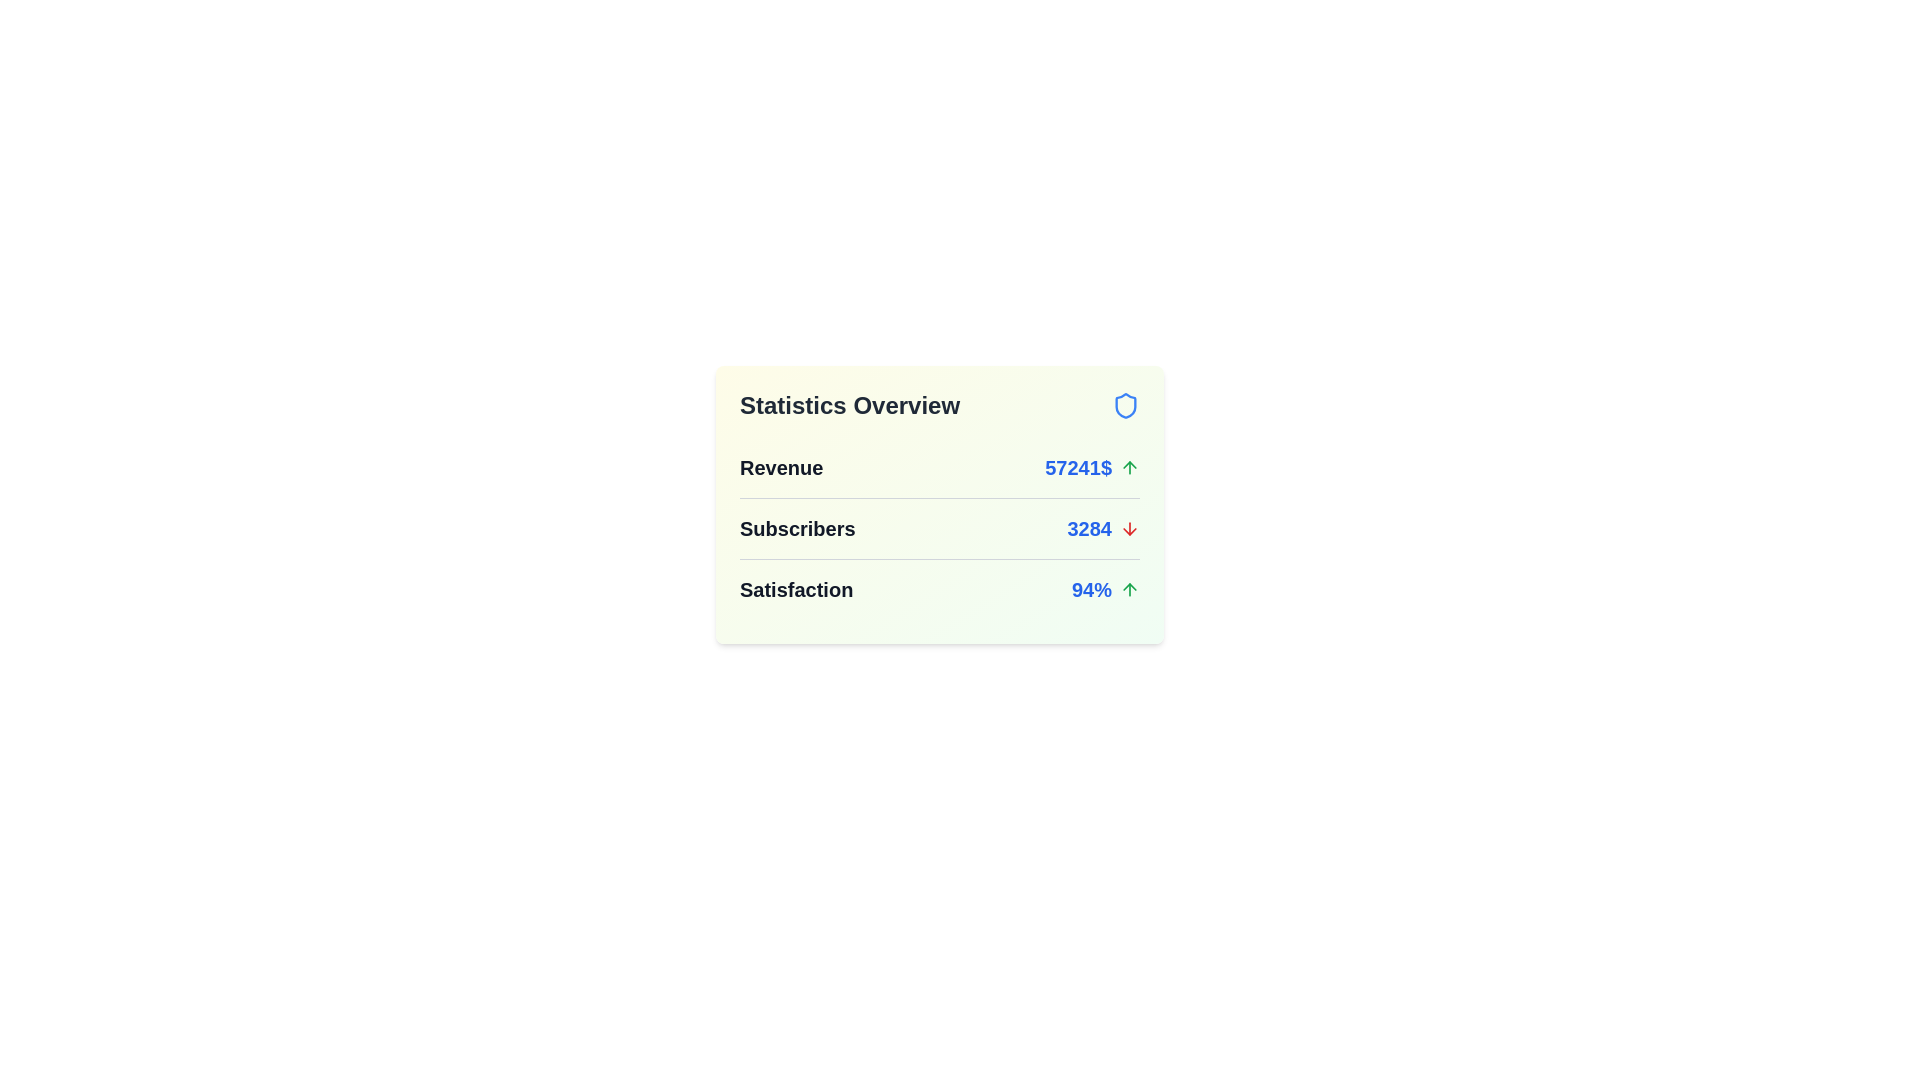 Image resolution: width=1920 pixels, height=1080 pixels. What do you see at coordinates (1129, 527) in the screenshot?
I see `the icon corresponding to Subscribers to display its tooltip` at bounding box center [1129, 527].